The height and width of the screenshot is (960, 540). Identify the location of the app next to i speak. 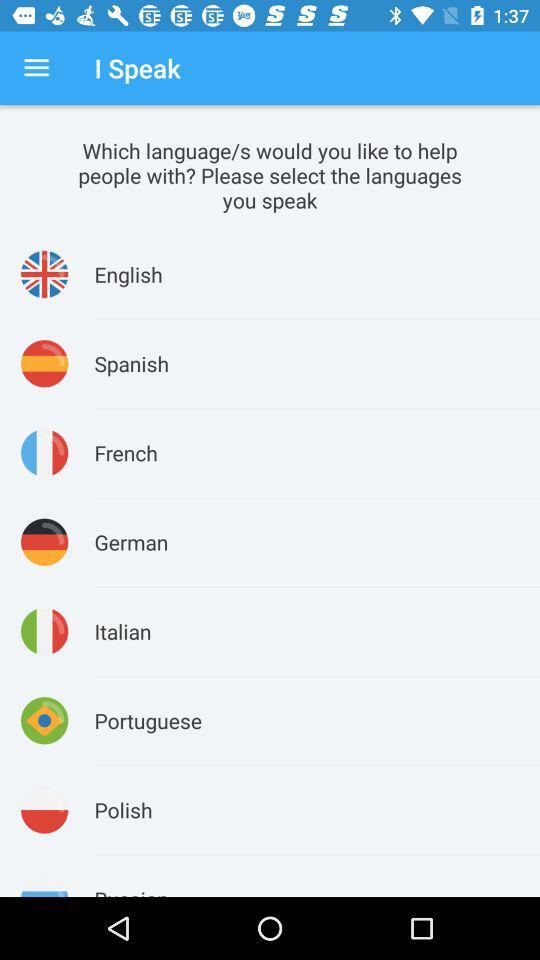
(36, 68).